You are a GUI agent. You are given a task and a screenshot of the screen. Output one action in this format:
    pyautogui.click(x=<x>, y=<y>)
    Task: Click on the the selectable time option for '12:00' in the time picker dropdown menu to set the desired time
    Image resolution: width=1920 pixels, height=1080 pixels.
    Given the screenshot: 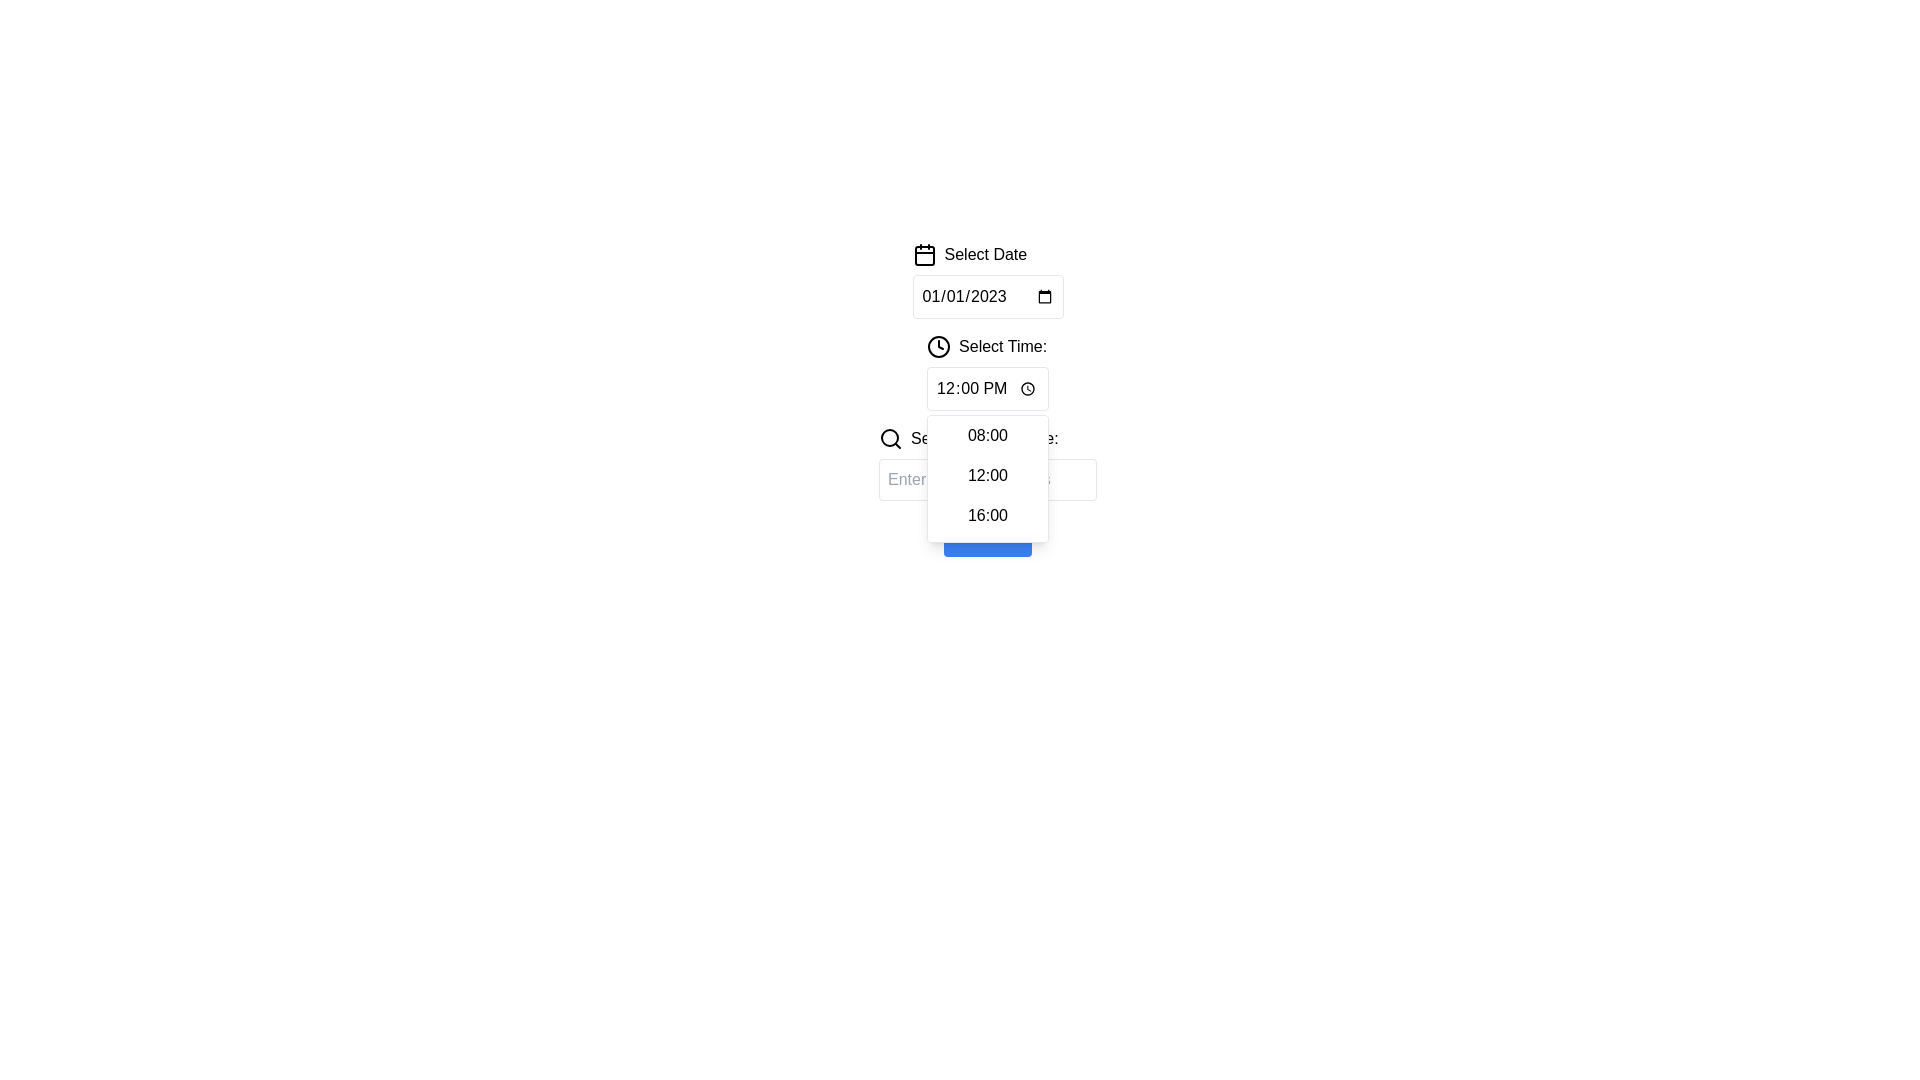 What is the action you would take?
    pyautogui.click(x=988, y=475)
    